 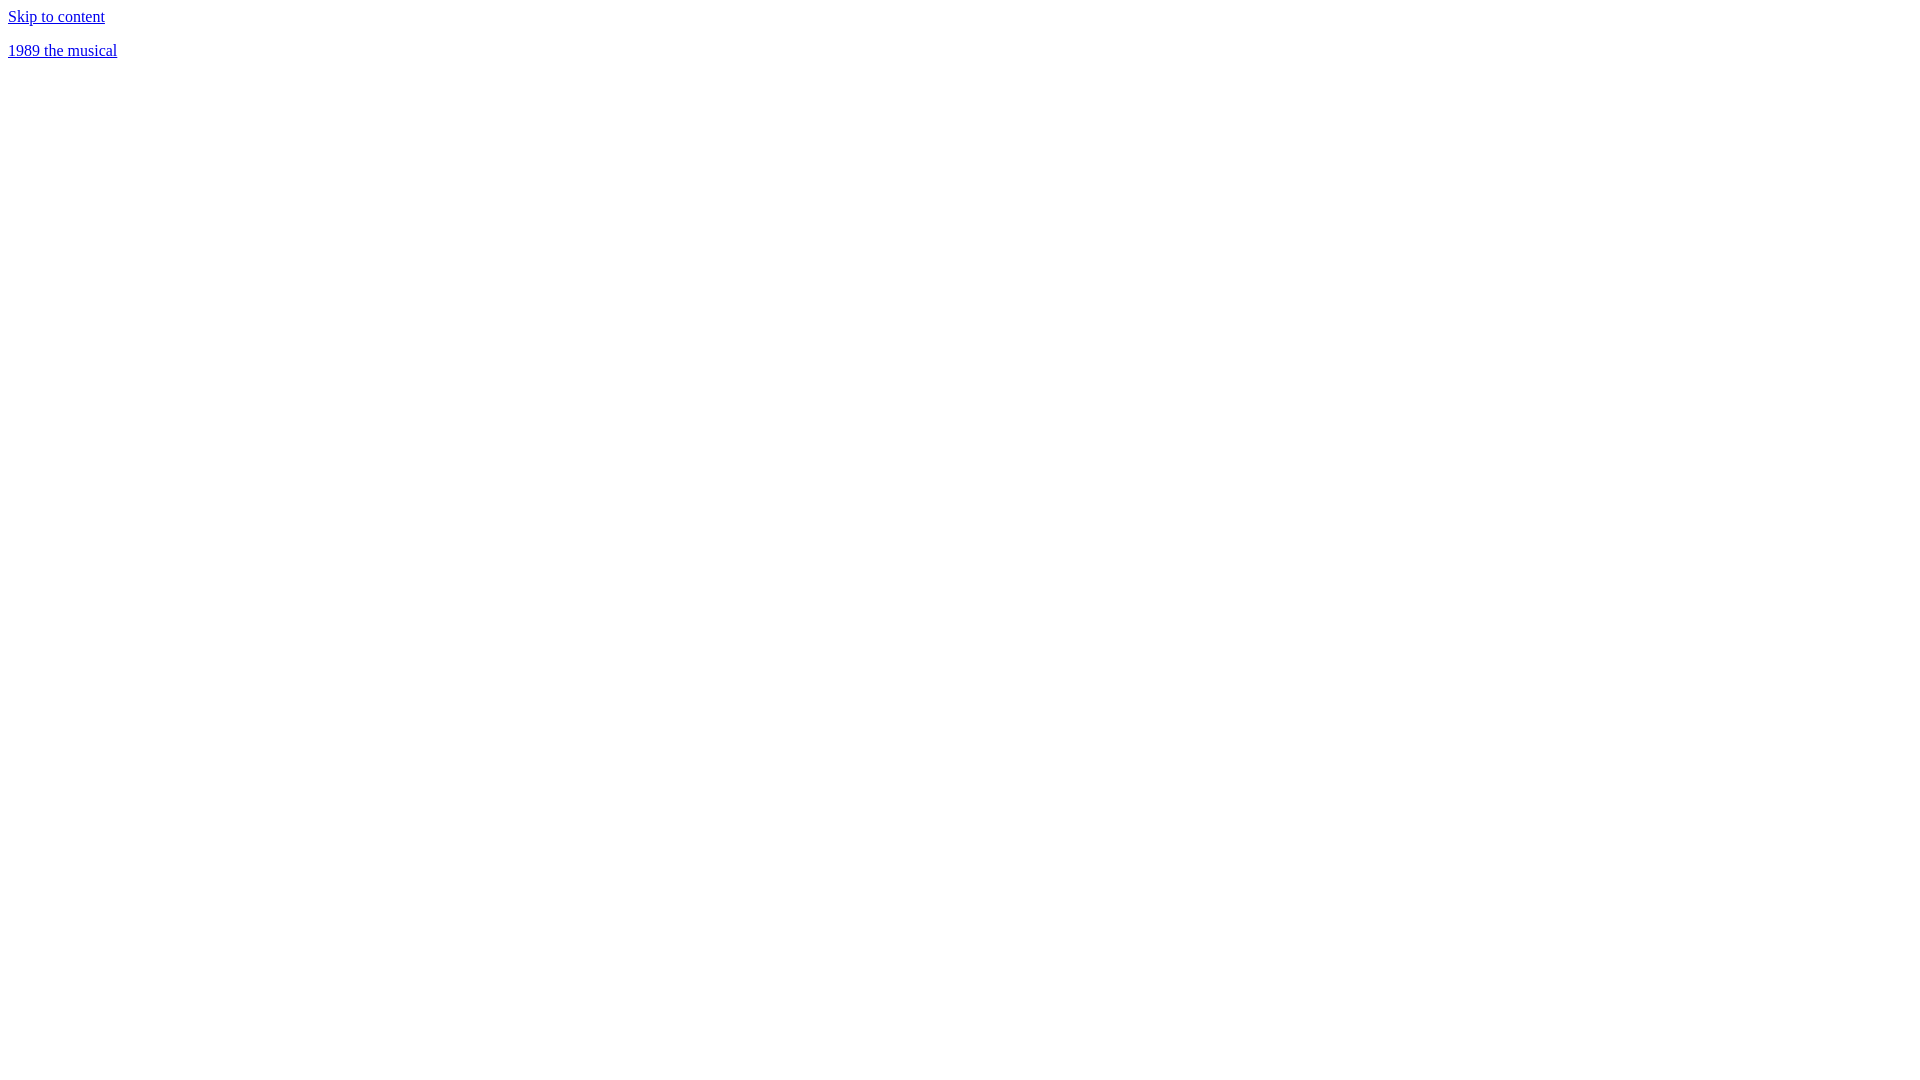 I want to click on 'Skip to content', so click(x=8, y=16).